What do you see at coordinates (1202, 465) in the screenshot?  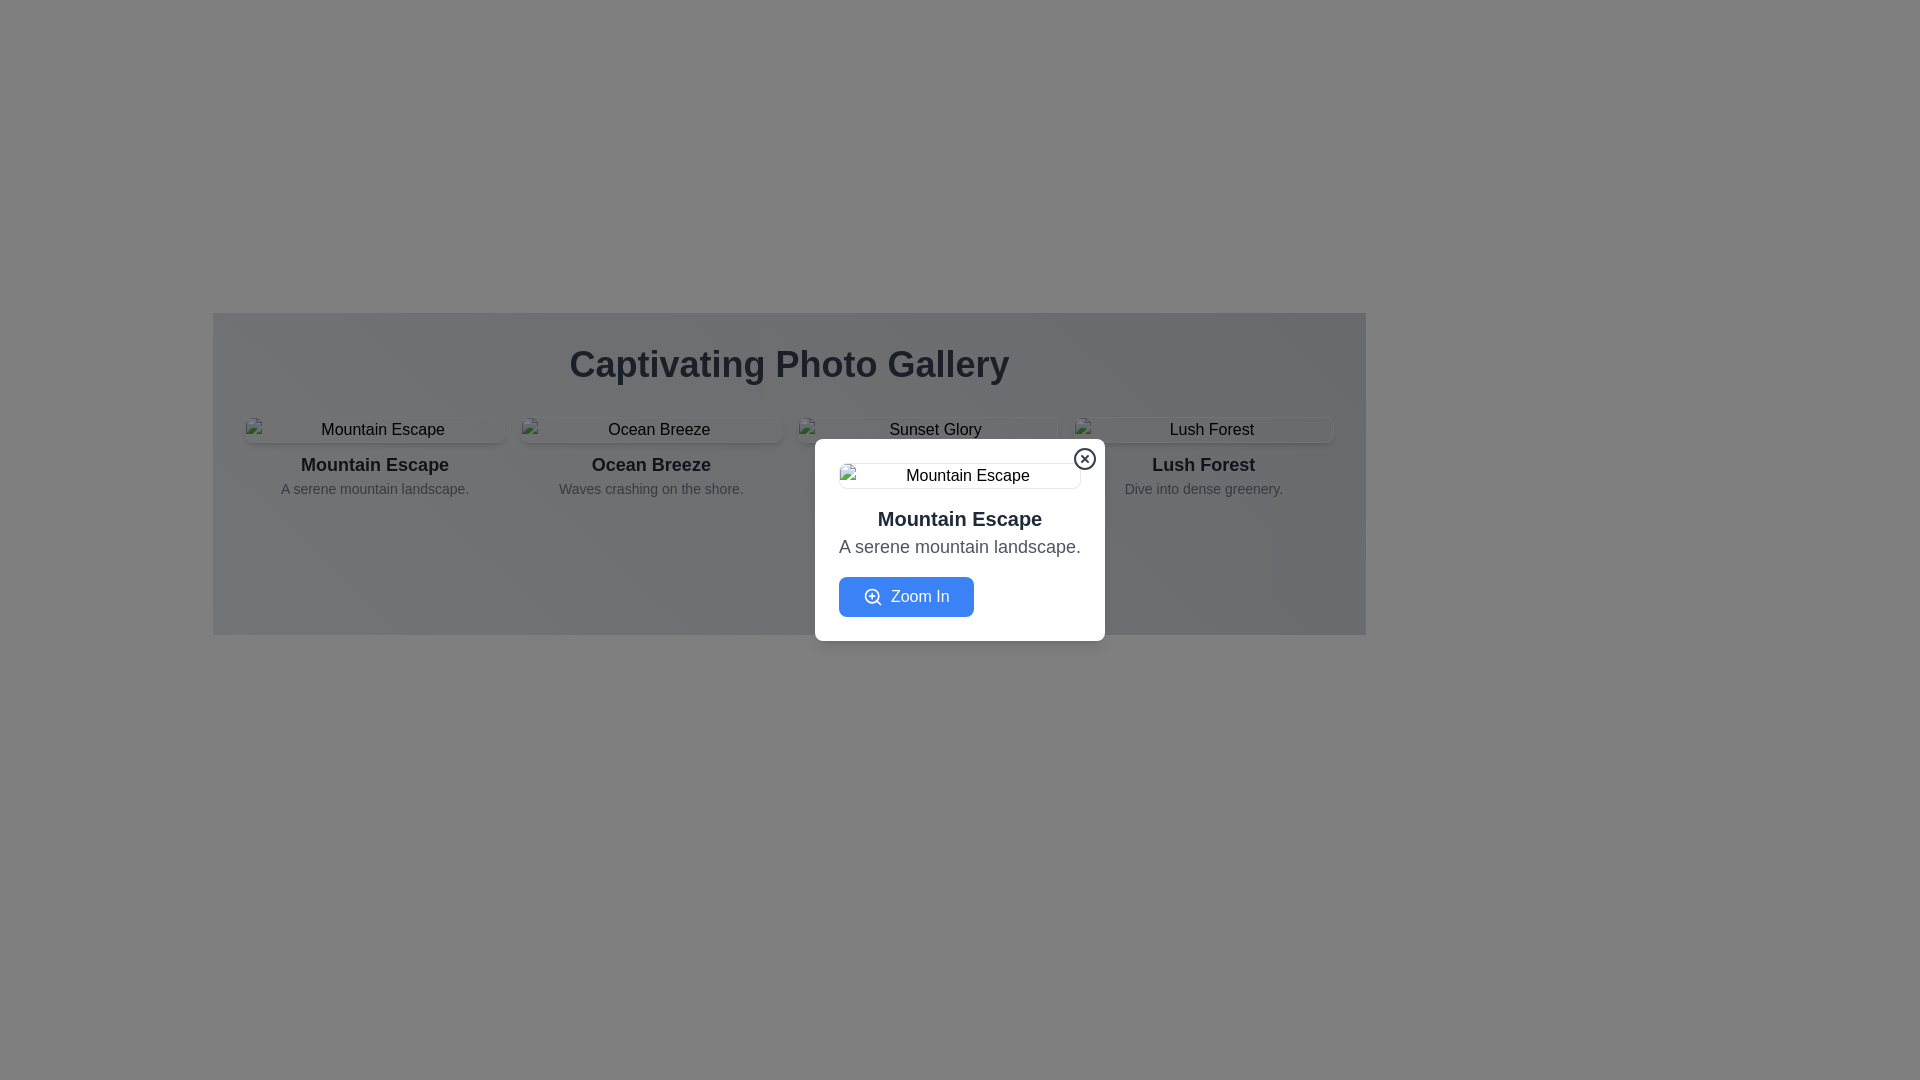 I see `the 'Lush Forest' text label, which is styled in bold typography and located above the subtitle 'Dive into dense greenery'` at bounding box center [1202, 465].